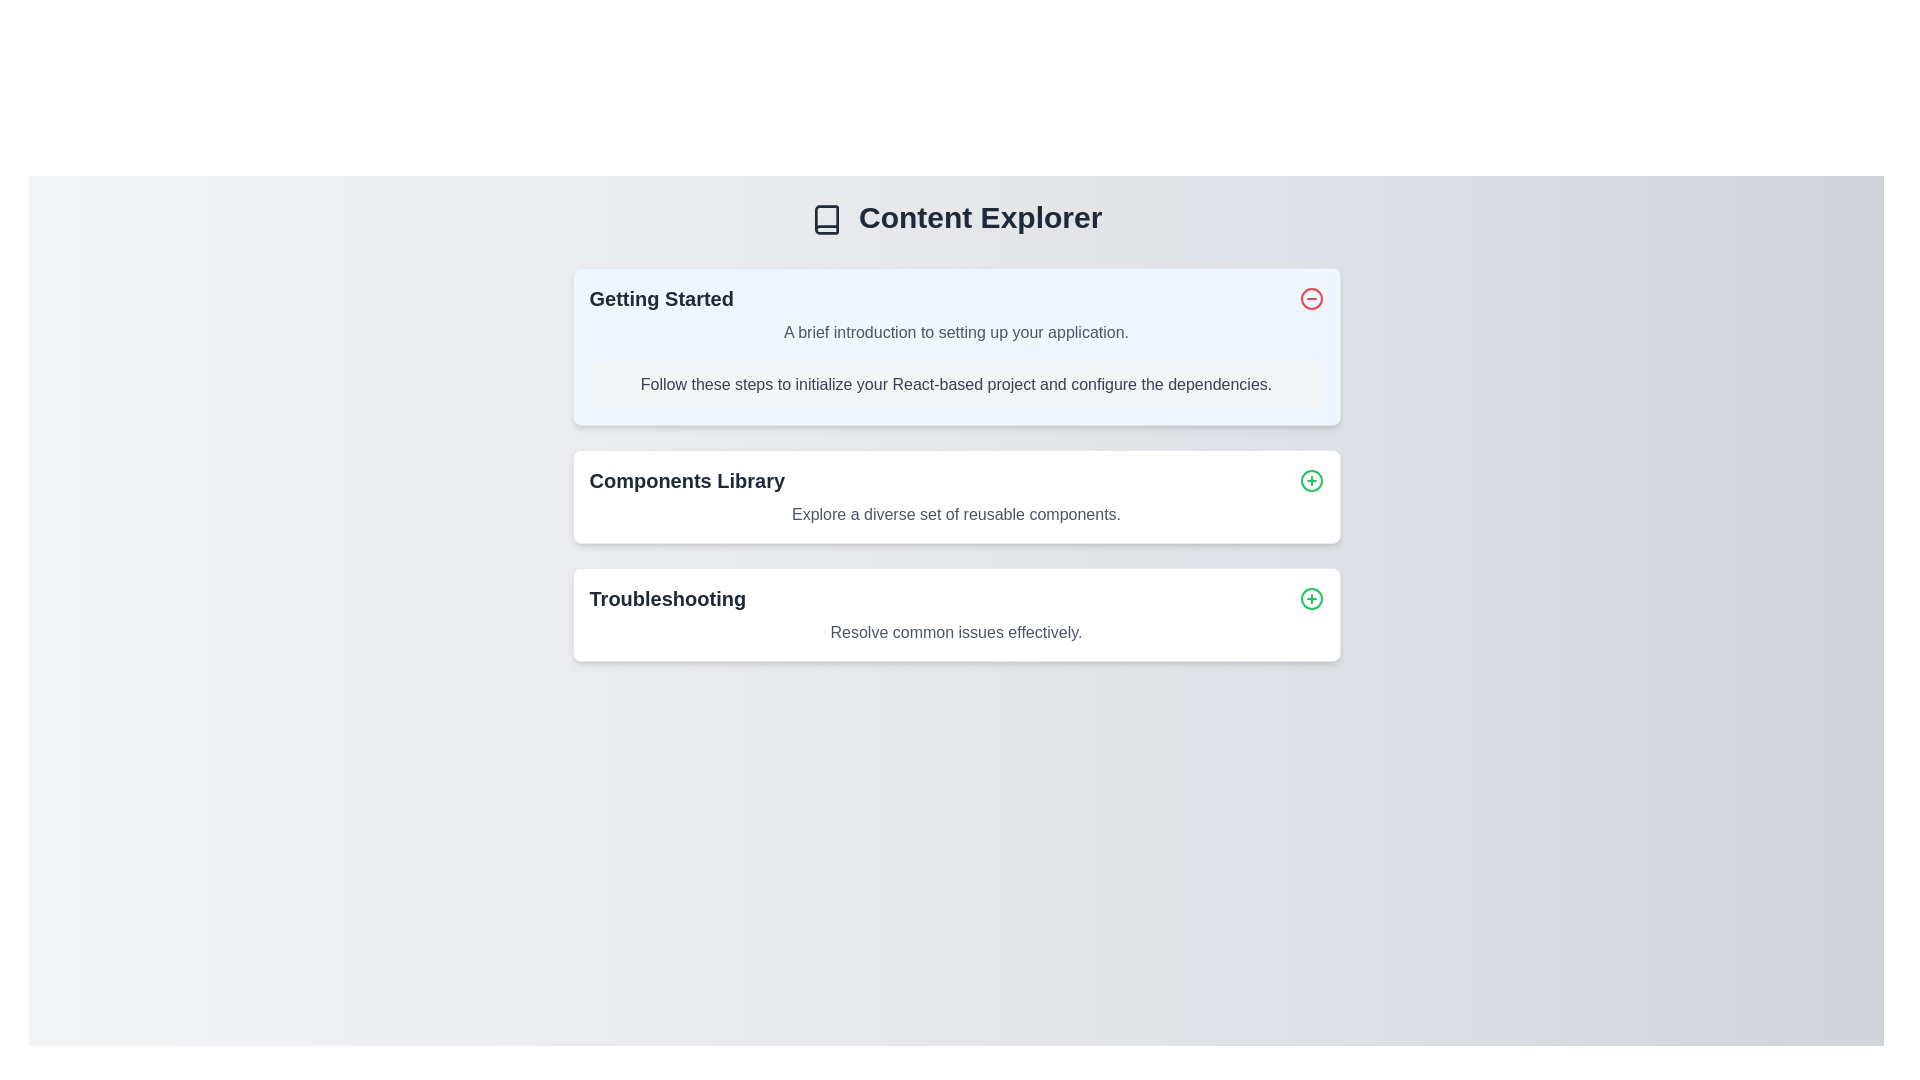 The width and height of the screenshot is (1920, 1080). I want to click on the innermost circle of the 'Add' or 'Expand' symbol in the Components Library section, which is part of an SVG icon located on the right side of the middle row, so click(1311, 481).